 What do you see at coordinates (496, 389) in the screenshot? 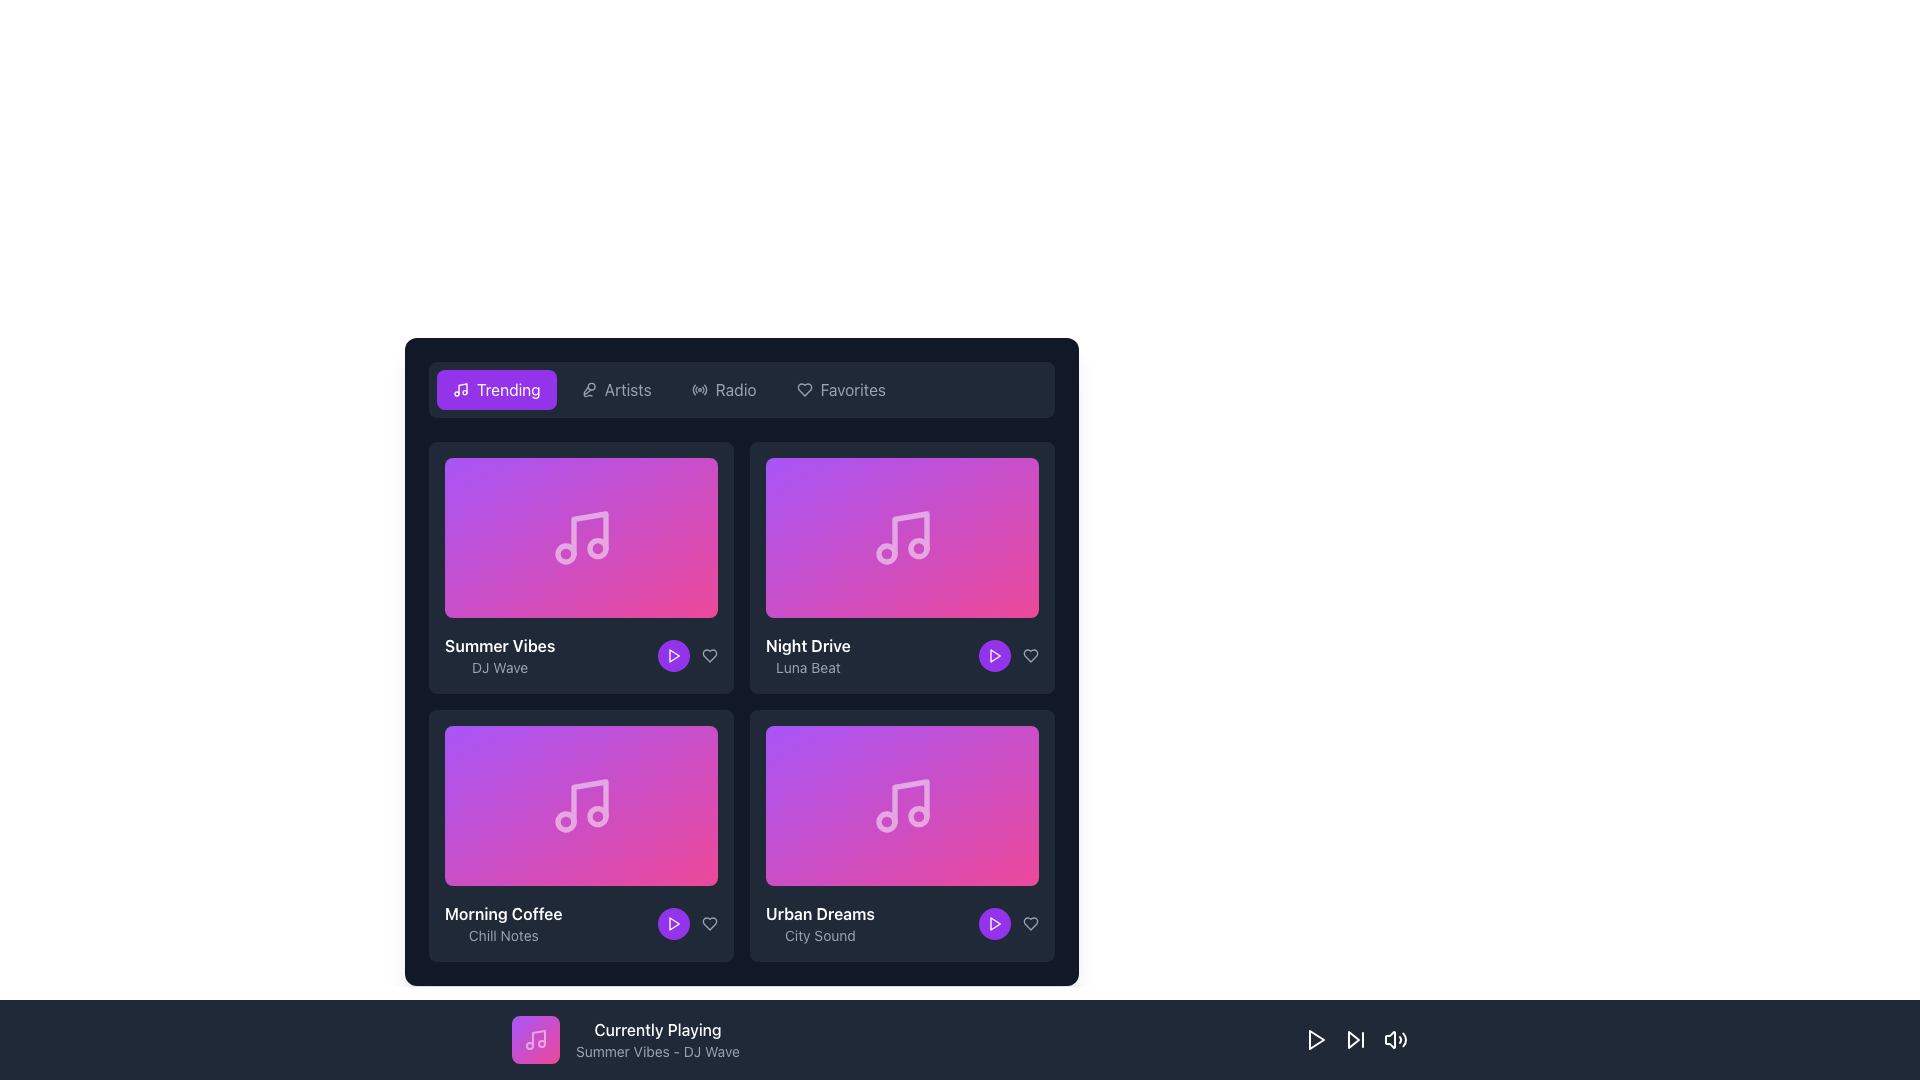
I see `the leftmost button with a purple background and white text reading 'Trending'` at bounding box center [496, 389].